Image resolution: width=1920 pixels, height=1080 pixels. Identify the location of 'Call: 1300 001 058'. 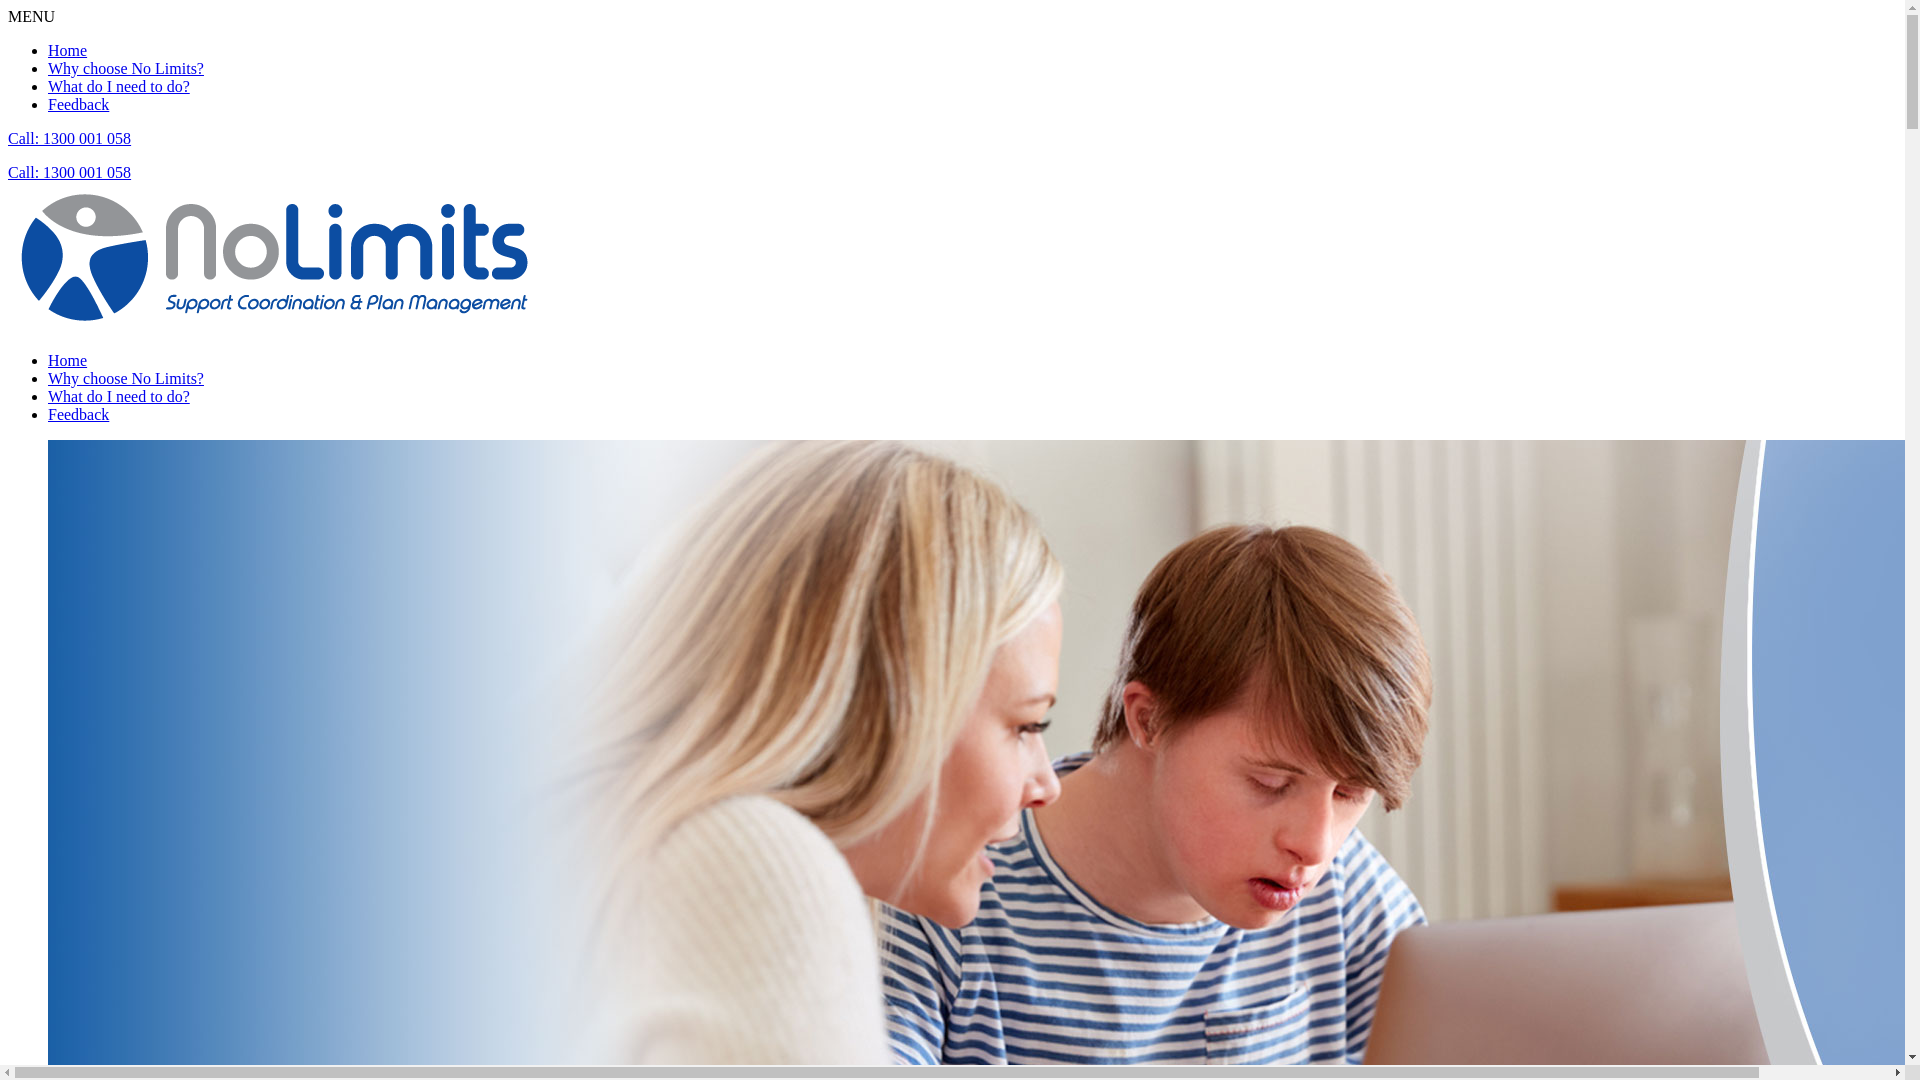
(69, 171).